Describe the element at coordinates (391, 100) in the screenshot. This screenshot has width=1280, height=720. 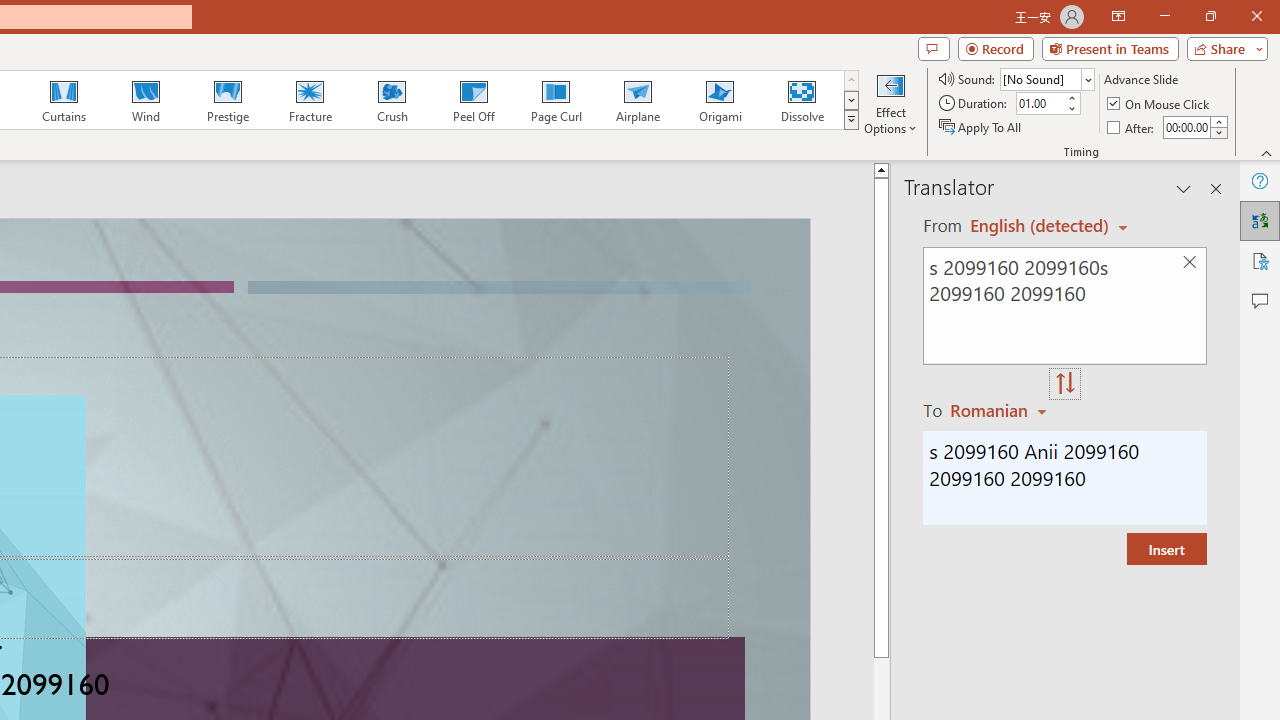
I see `'Crush'` at that location.